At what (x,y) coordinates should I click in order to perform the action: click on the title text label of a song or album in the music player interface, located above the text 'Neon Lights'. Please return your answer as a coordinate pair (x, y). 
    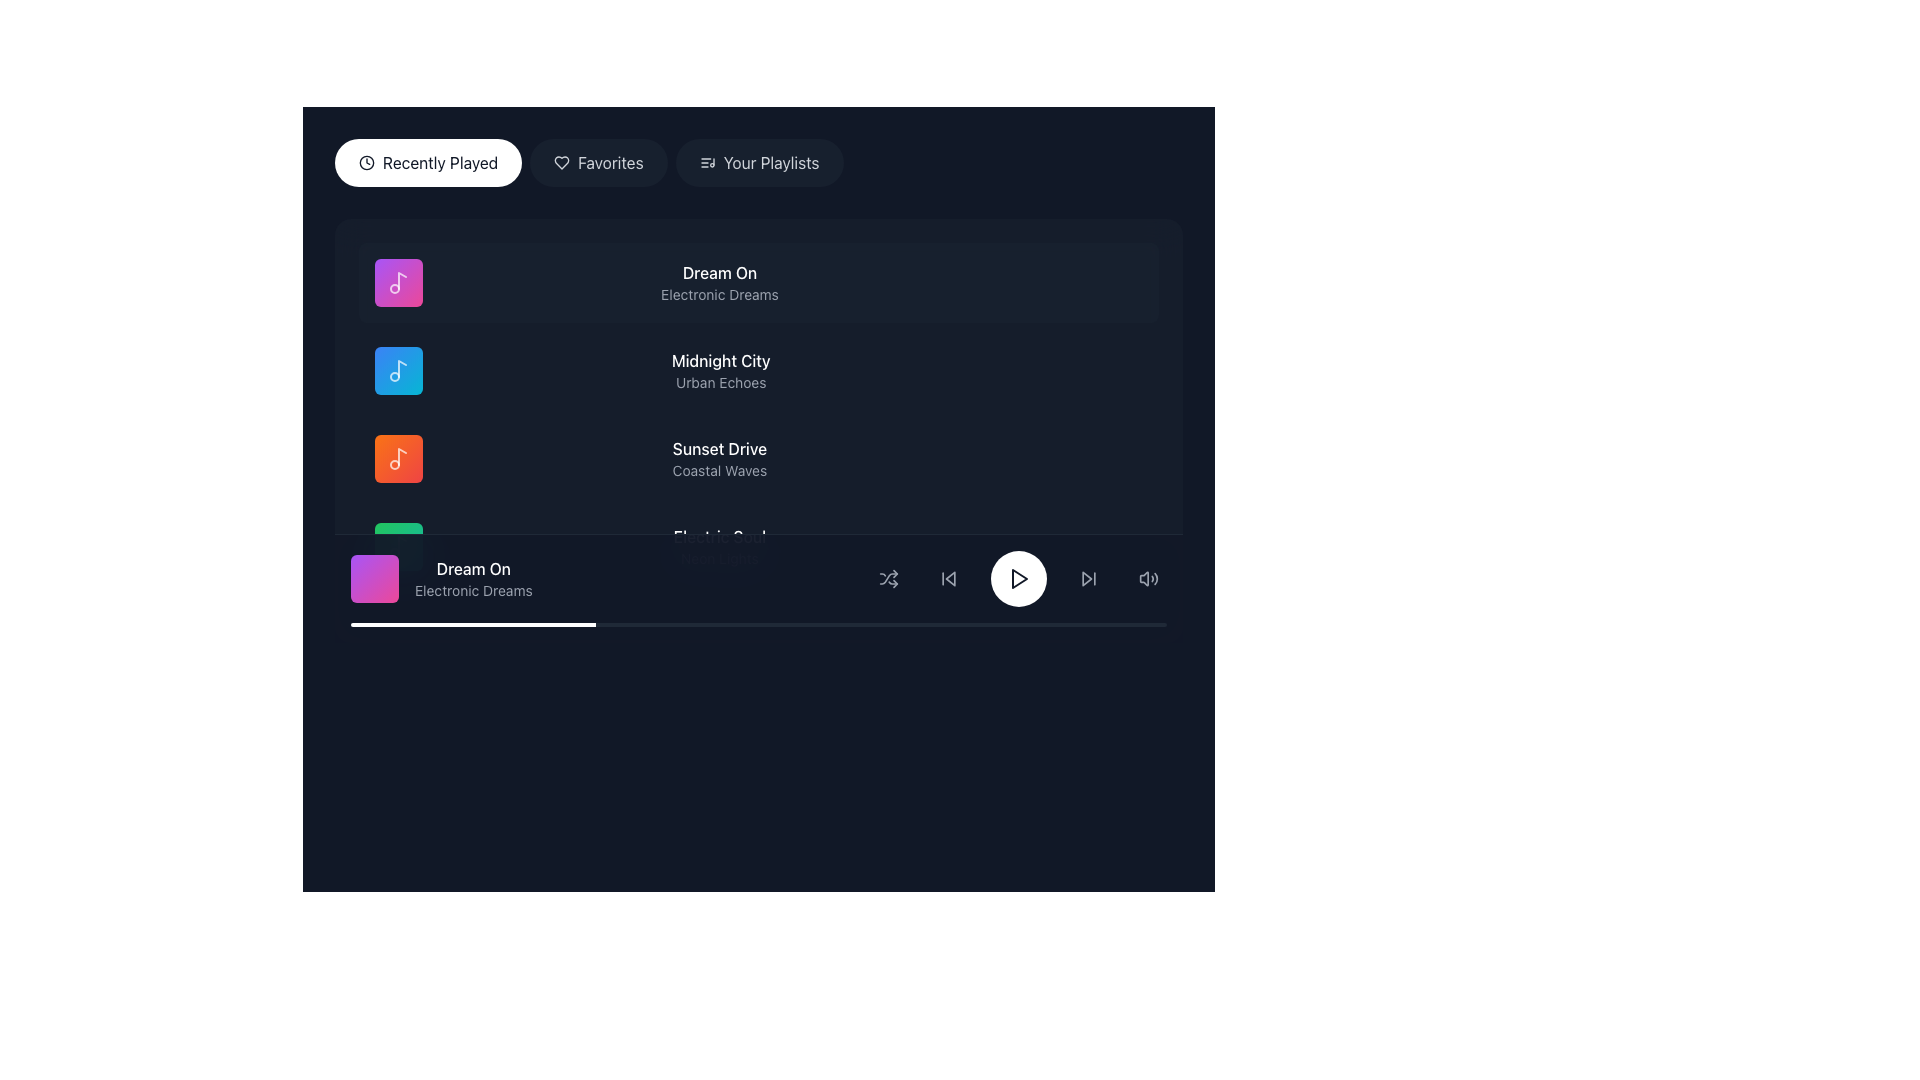
    Looking at the image, I should click on (720, 535).